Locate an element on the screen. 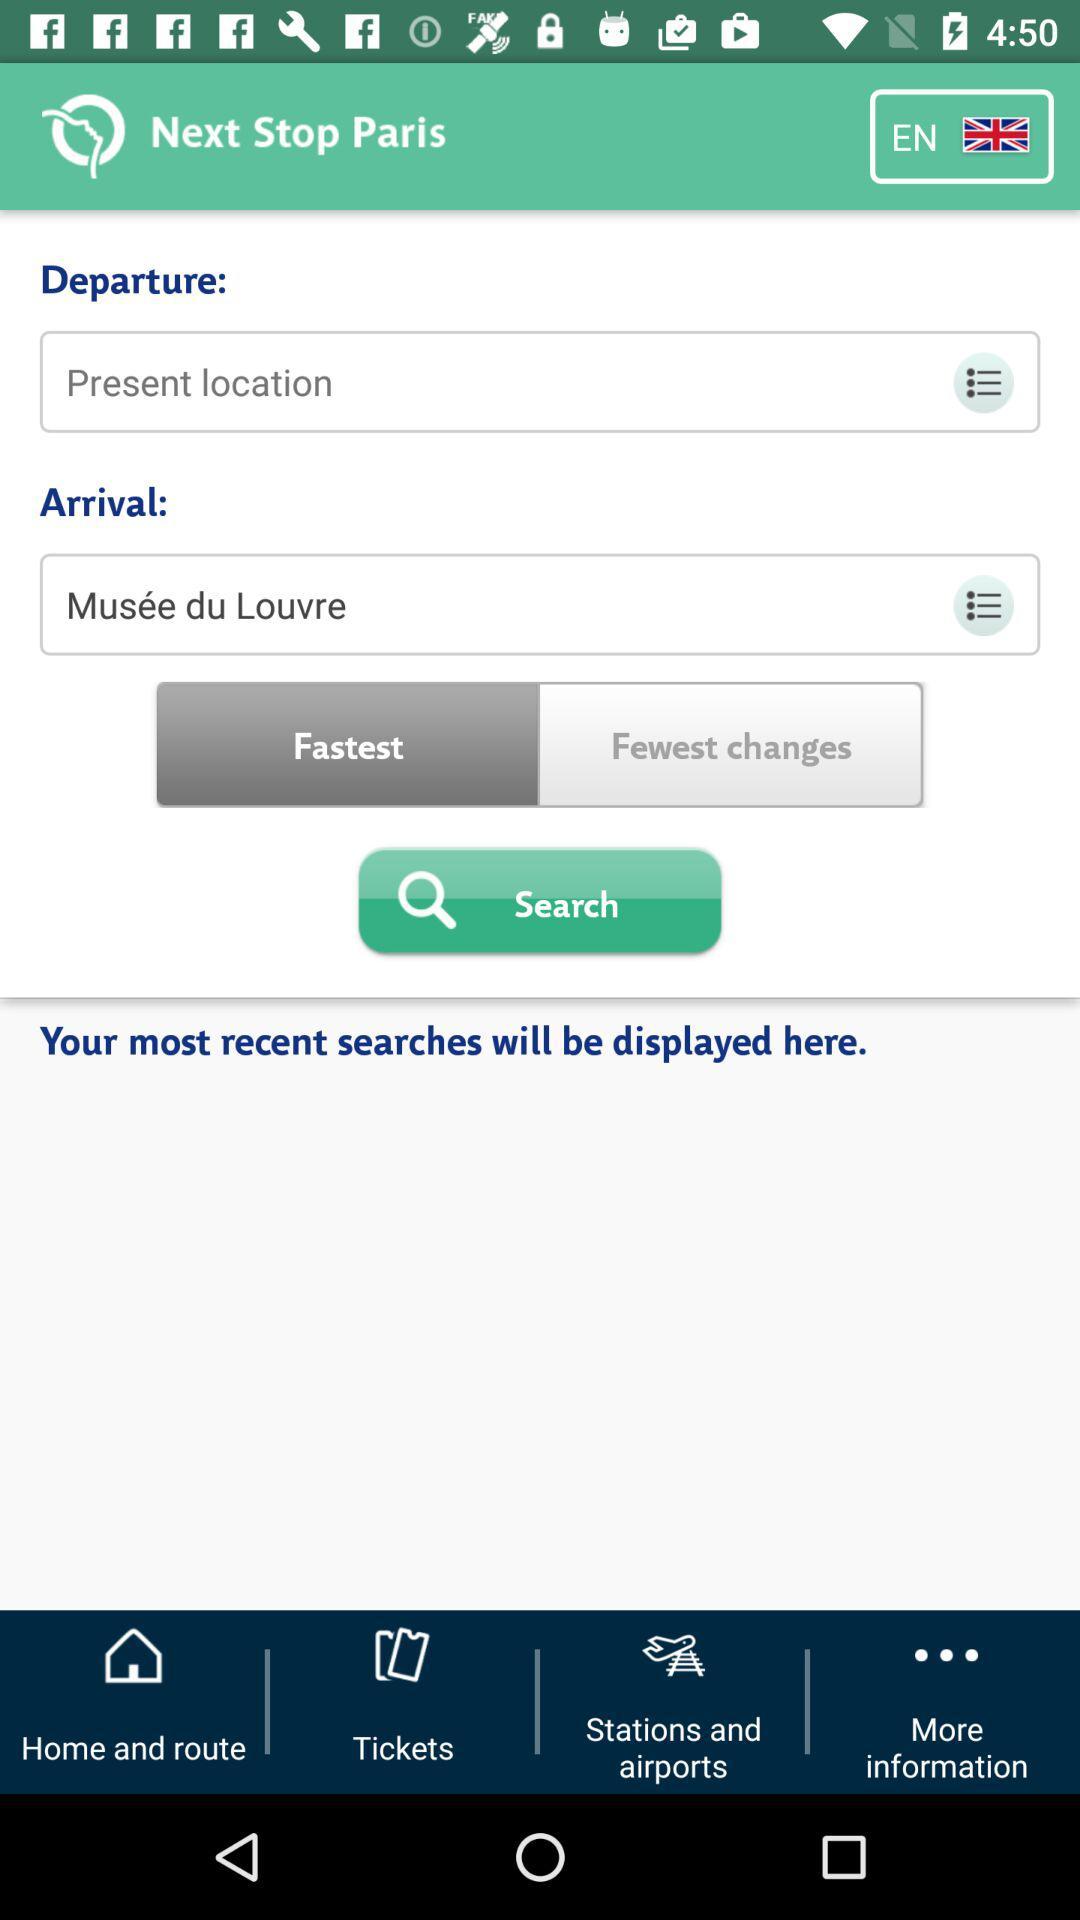  fastest is located at coordinates (347, 743).